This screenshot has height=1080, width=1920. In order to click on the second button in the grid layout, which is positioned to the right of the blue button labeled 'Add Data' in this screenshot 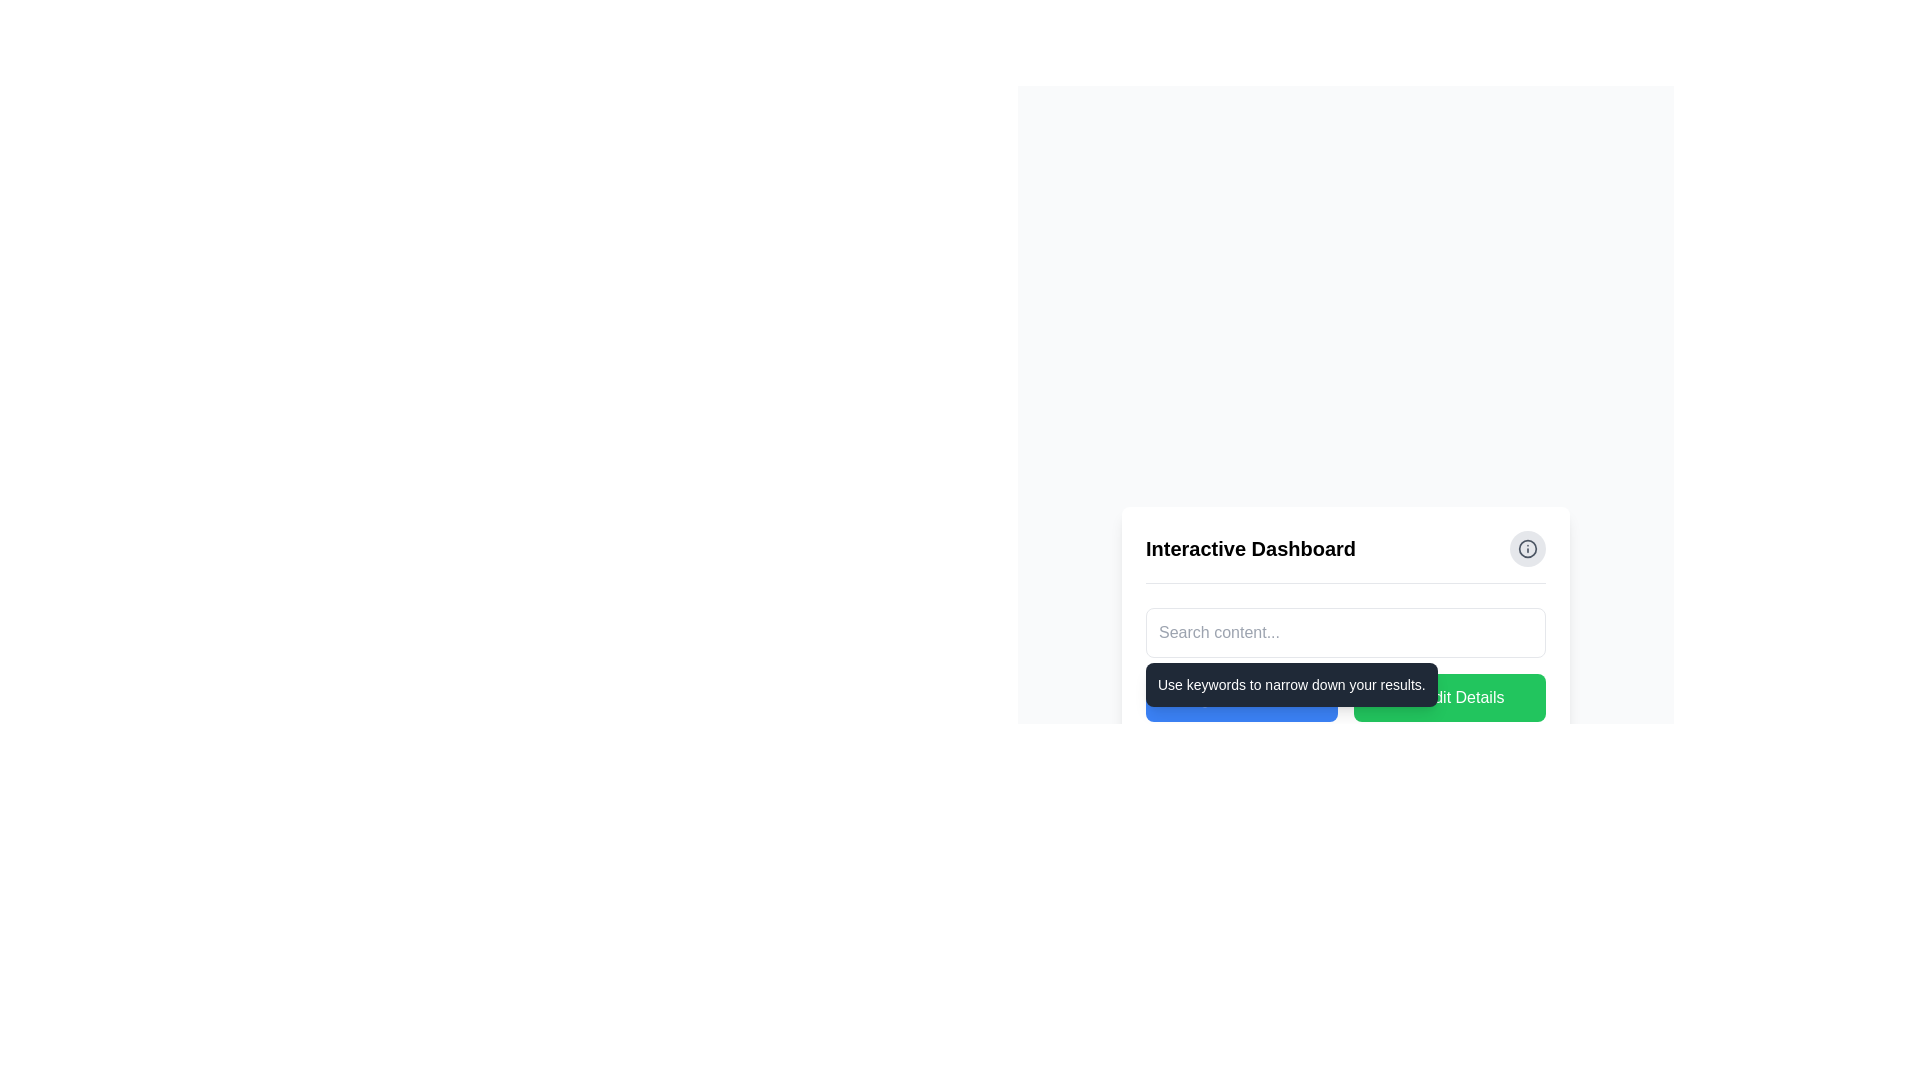, I will do `click(1449, 696)`.